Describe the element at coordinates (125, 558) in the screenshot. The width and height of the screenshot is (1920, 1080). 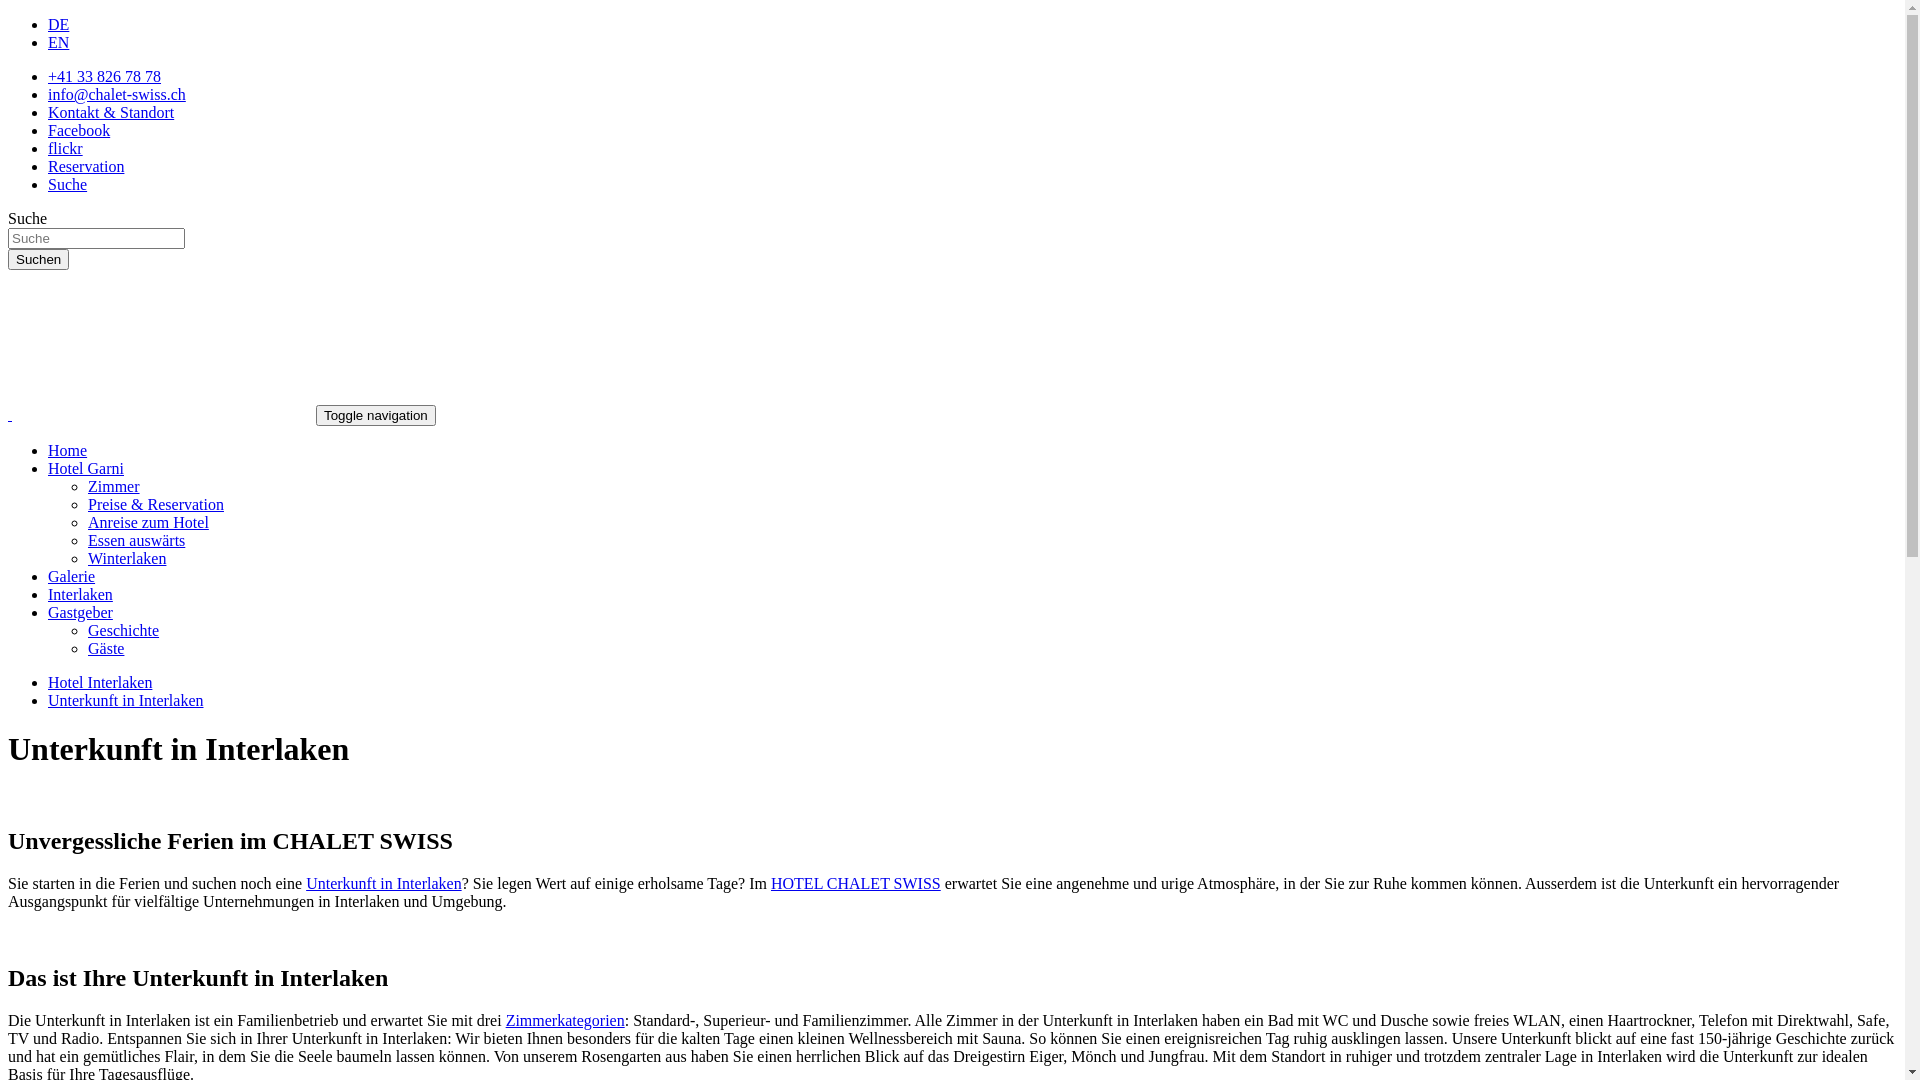
I see `'Winterlaken'` at that location.